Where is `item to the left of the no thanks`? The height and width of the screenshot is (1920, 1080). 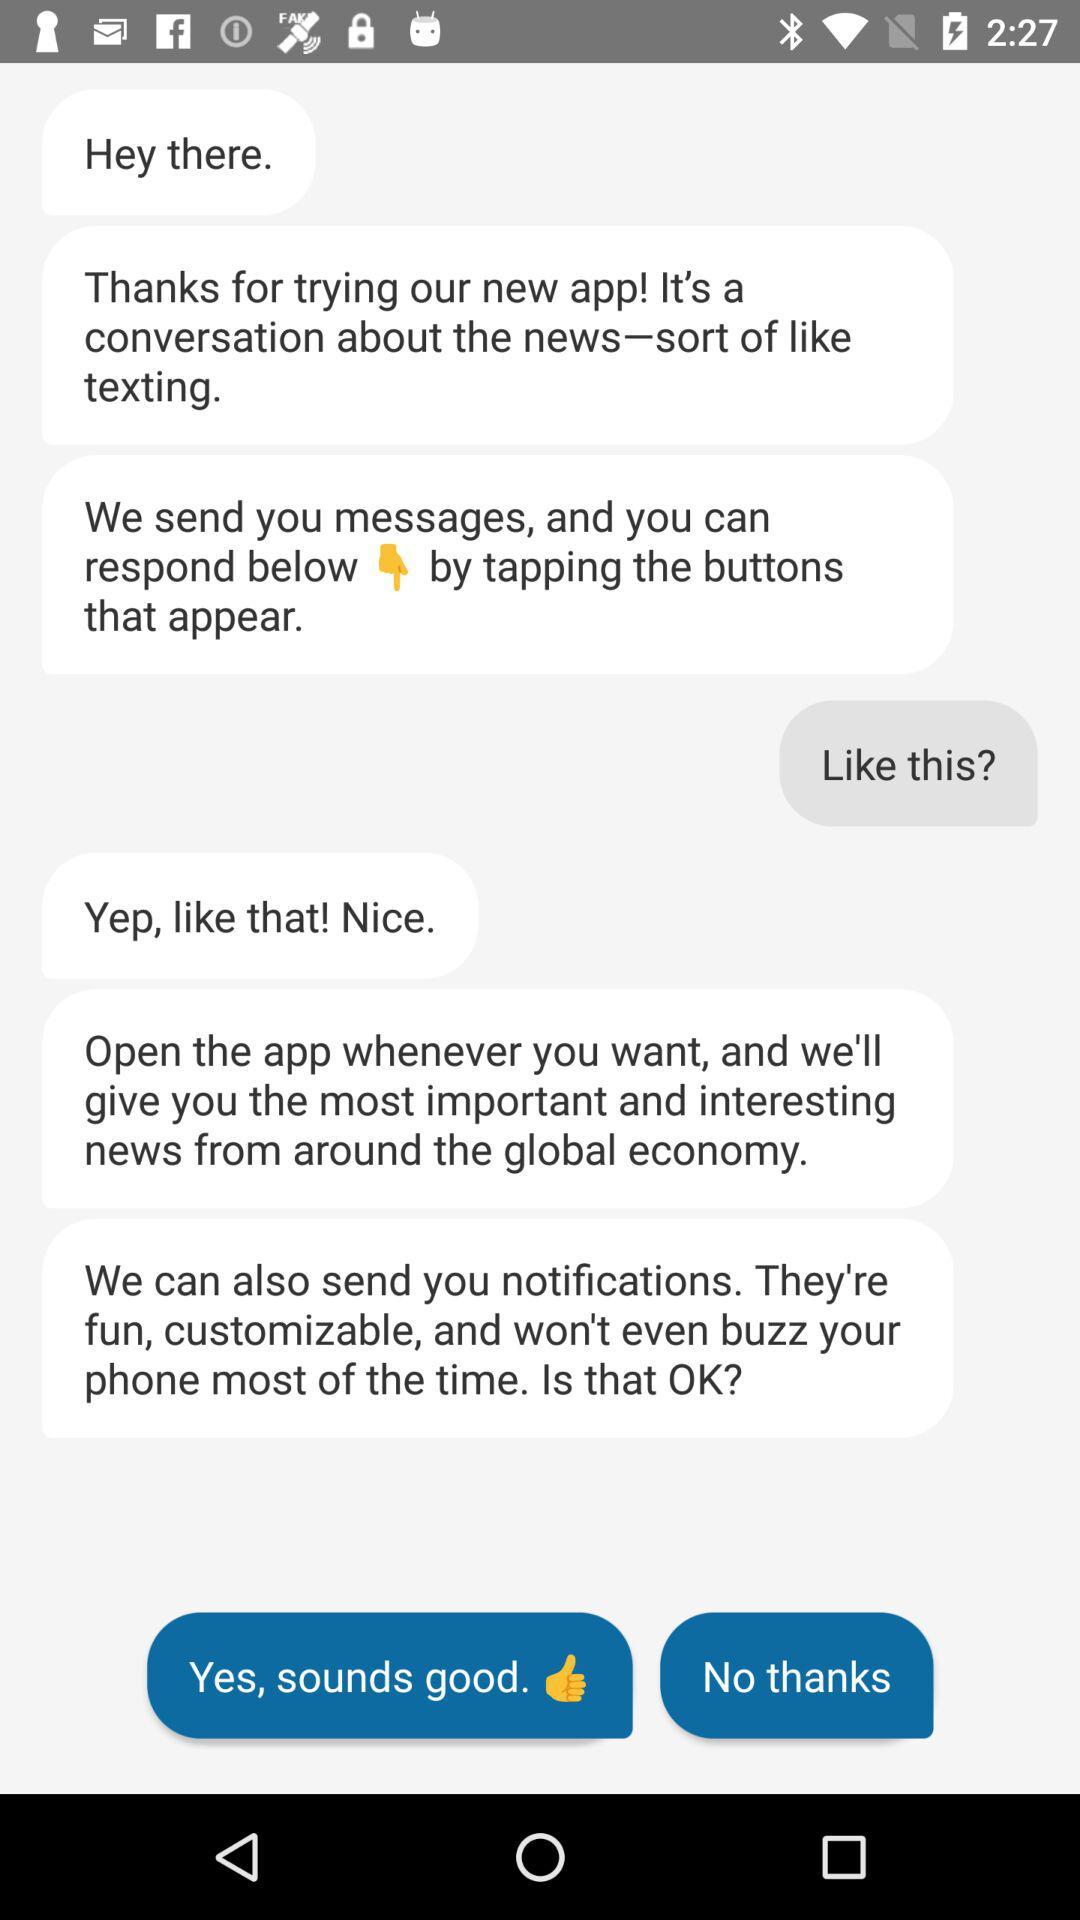
item to the left of the no thanks is located at coordinates (389, 1675).